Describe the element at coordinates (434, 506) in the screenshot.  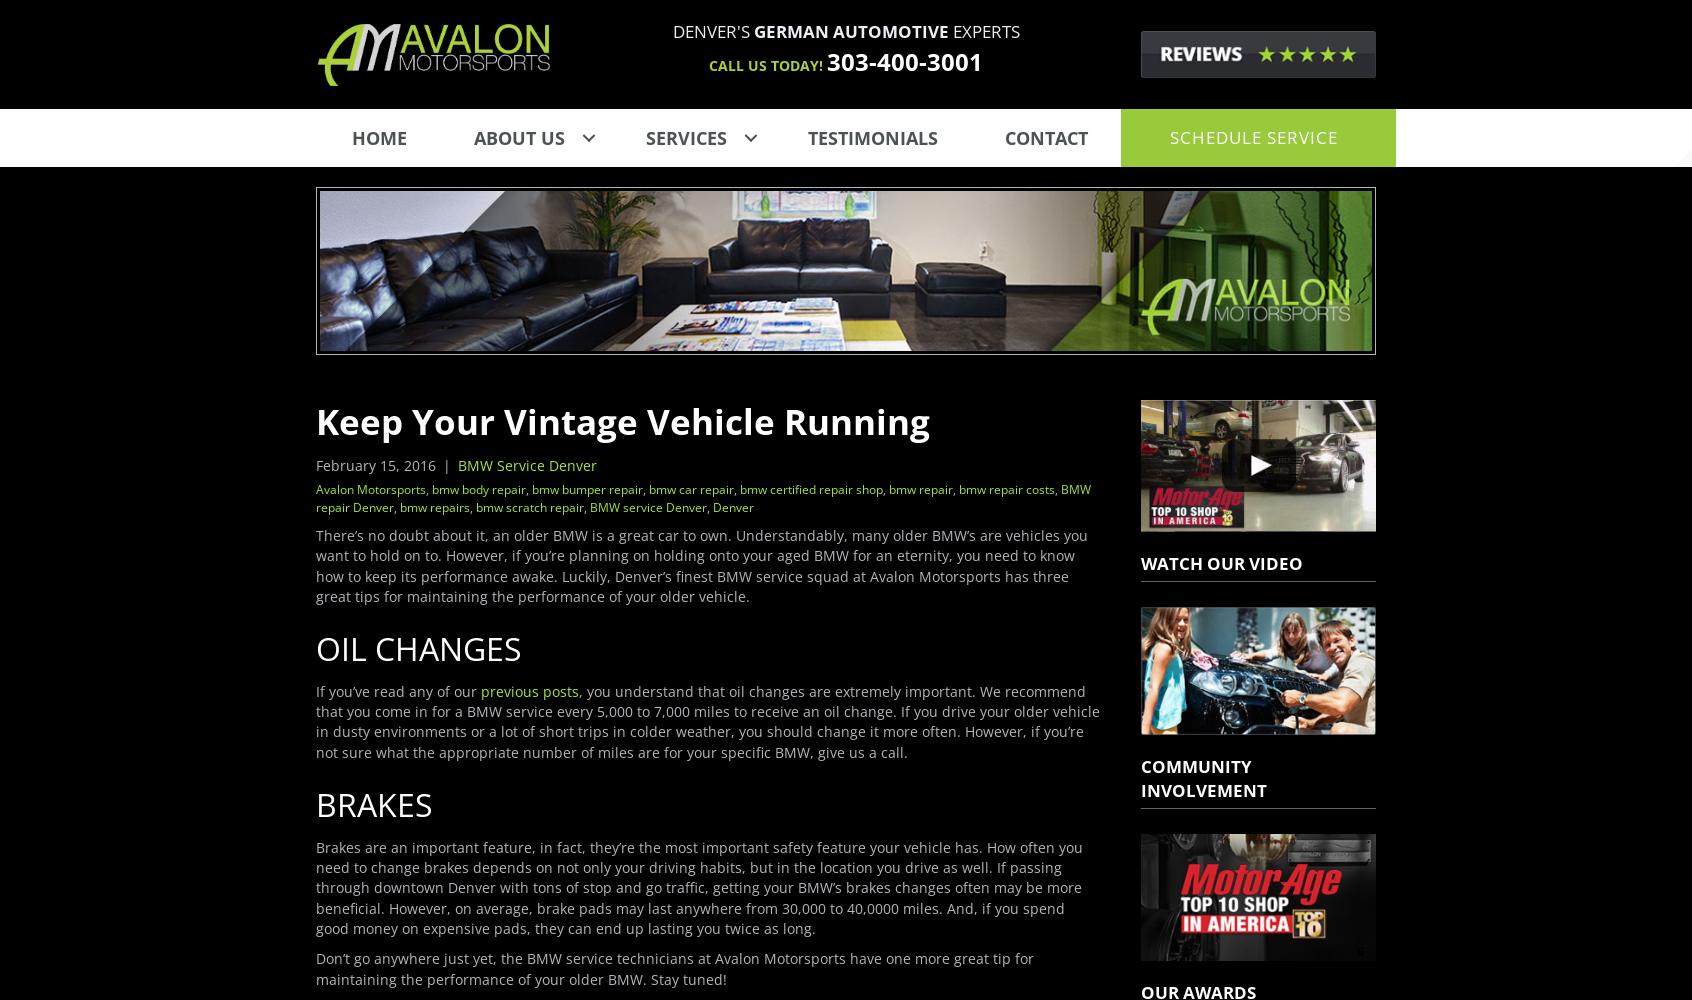
I see `'bmw repairs'` at that location.